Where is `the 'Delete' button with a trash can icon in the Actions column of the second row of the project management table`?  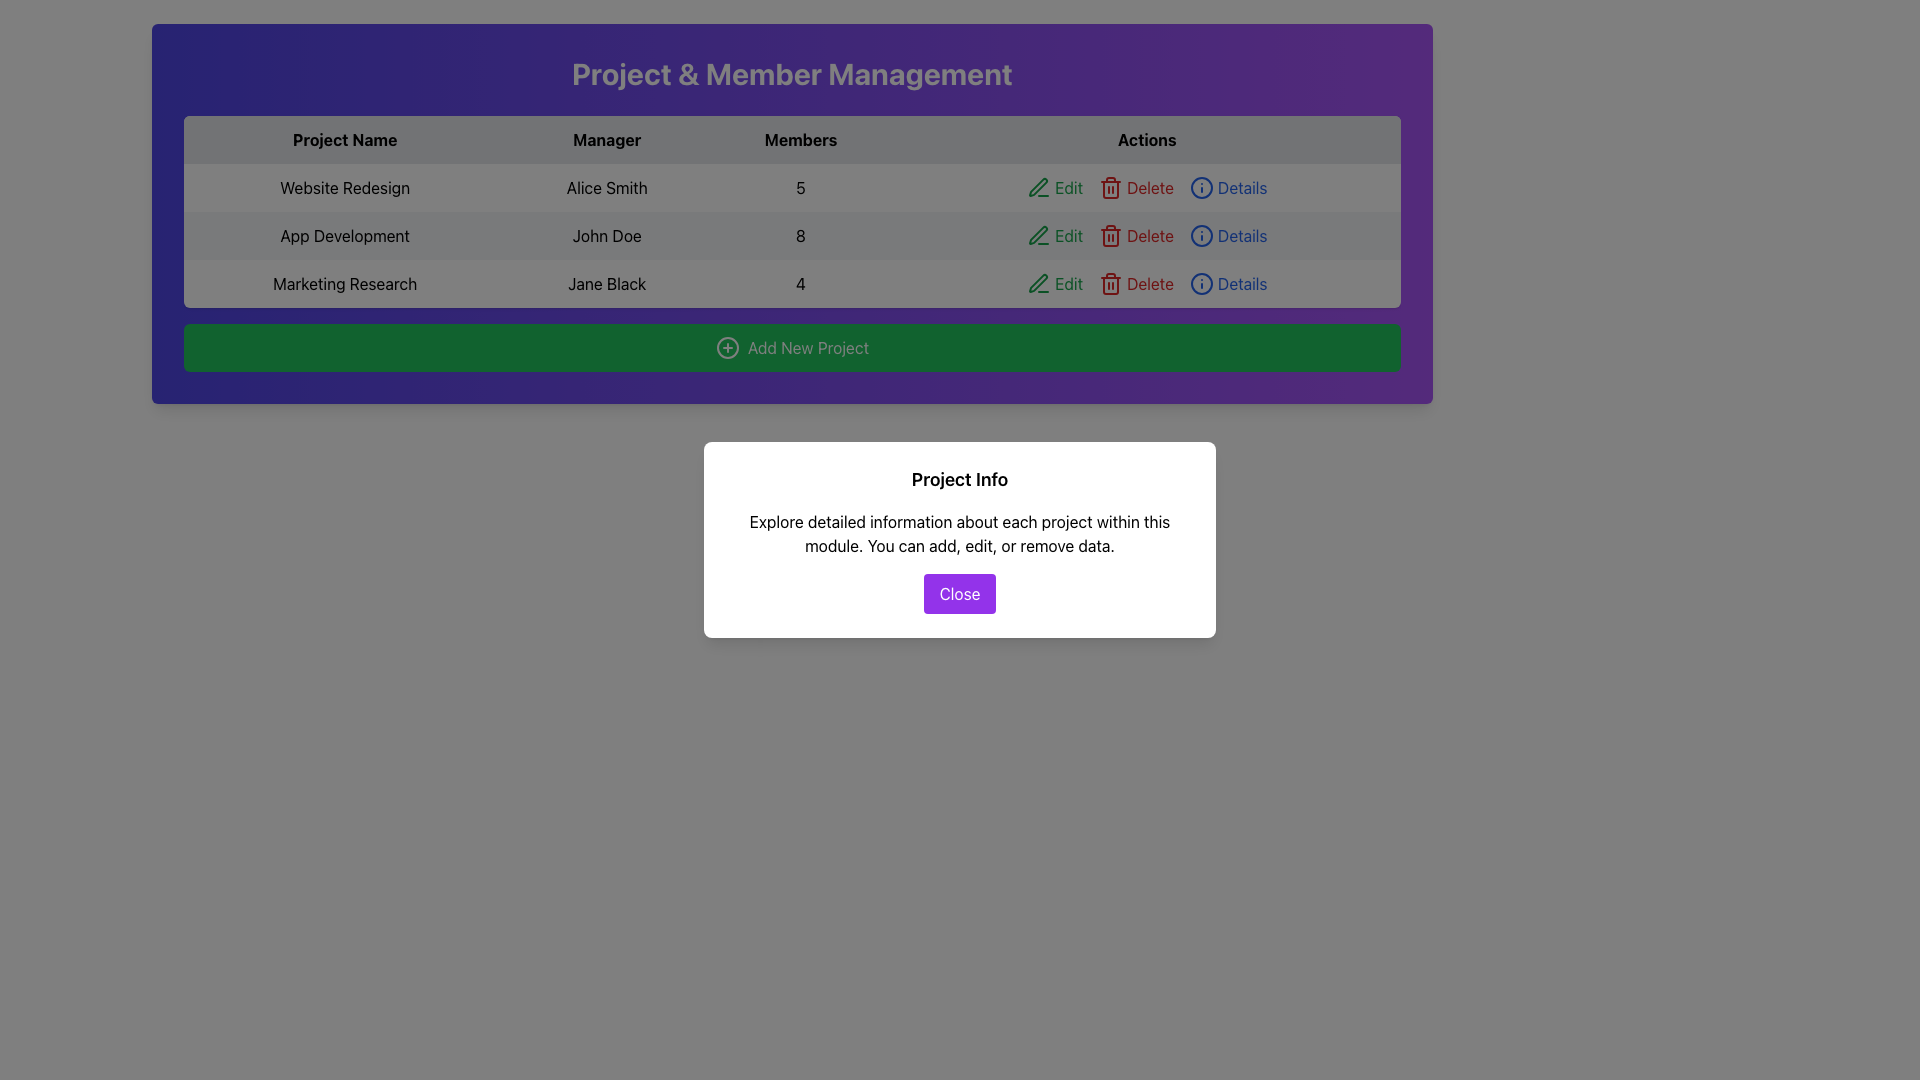
the 'Delete' button with a trash can icon in the Actions column of the second row of the project management table is located at coordinates (1136, 234).